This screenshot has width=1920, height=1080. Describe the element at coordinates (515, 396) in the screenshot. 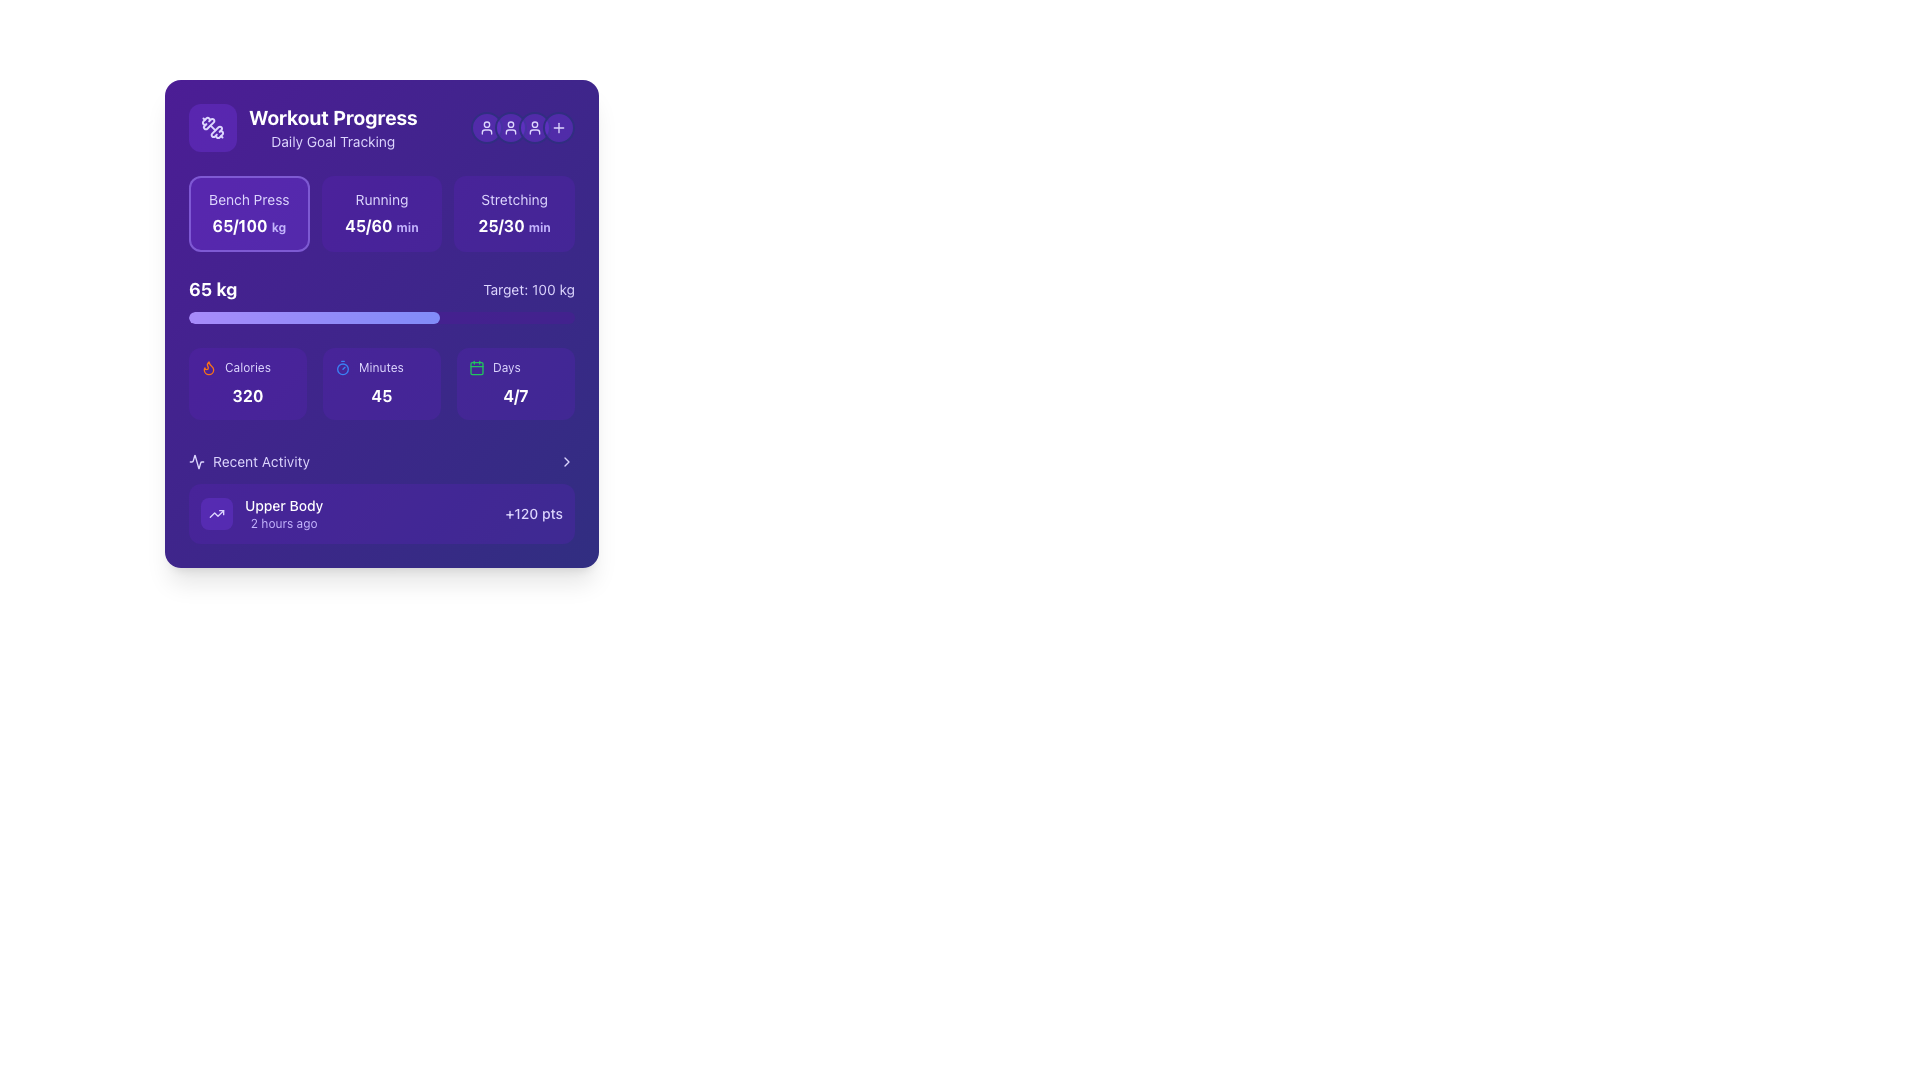

I see `the text label displaying '4/7' in bold white font against a violet background, located in the 'Days' group of the 'Workout Progress' card` at that location.